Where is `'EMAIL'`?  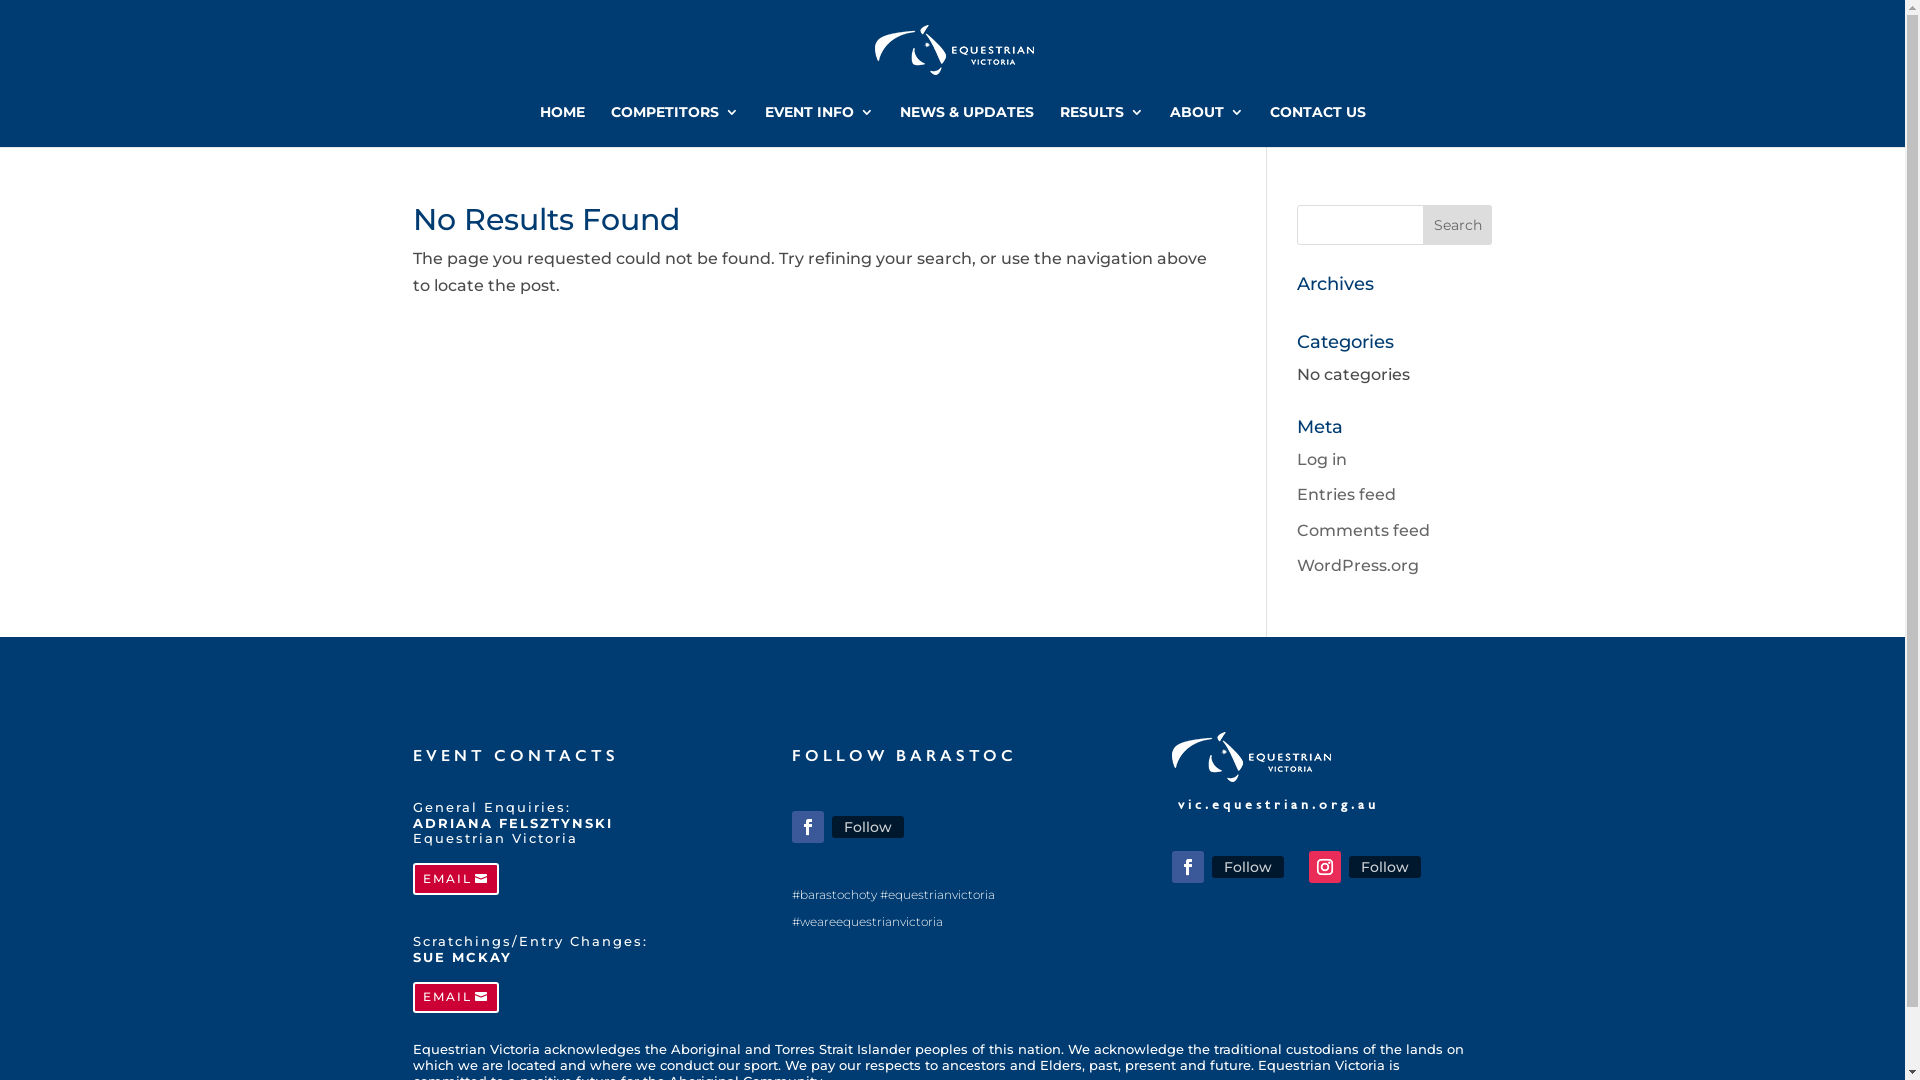
'EMAIL' is located at coordinates (454, 878).